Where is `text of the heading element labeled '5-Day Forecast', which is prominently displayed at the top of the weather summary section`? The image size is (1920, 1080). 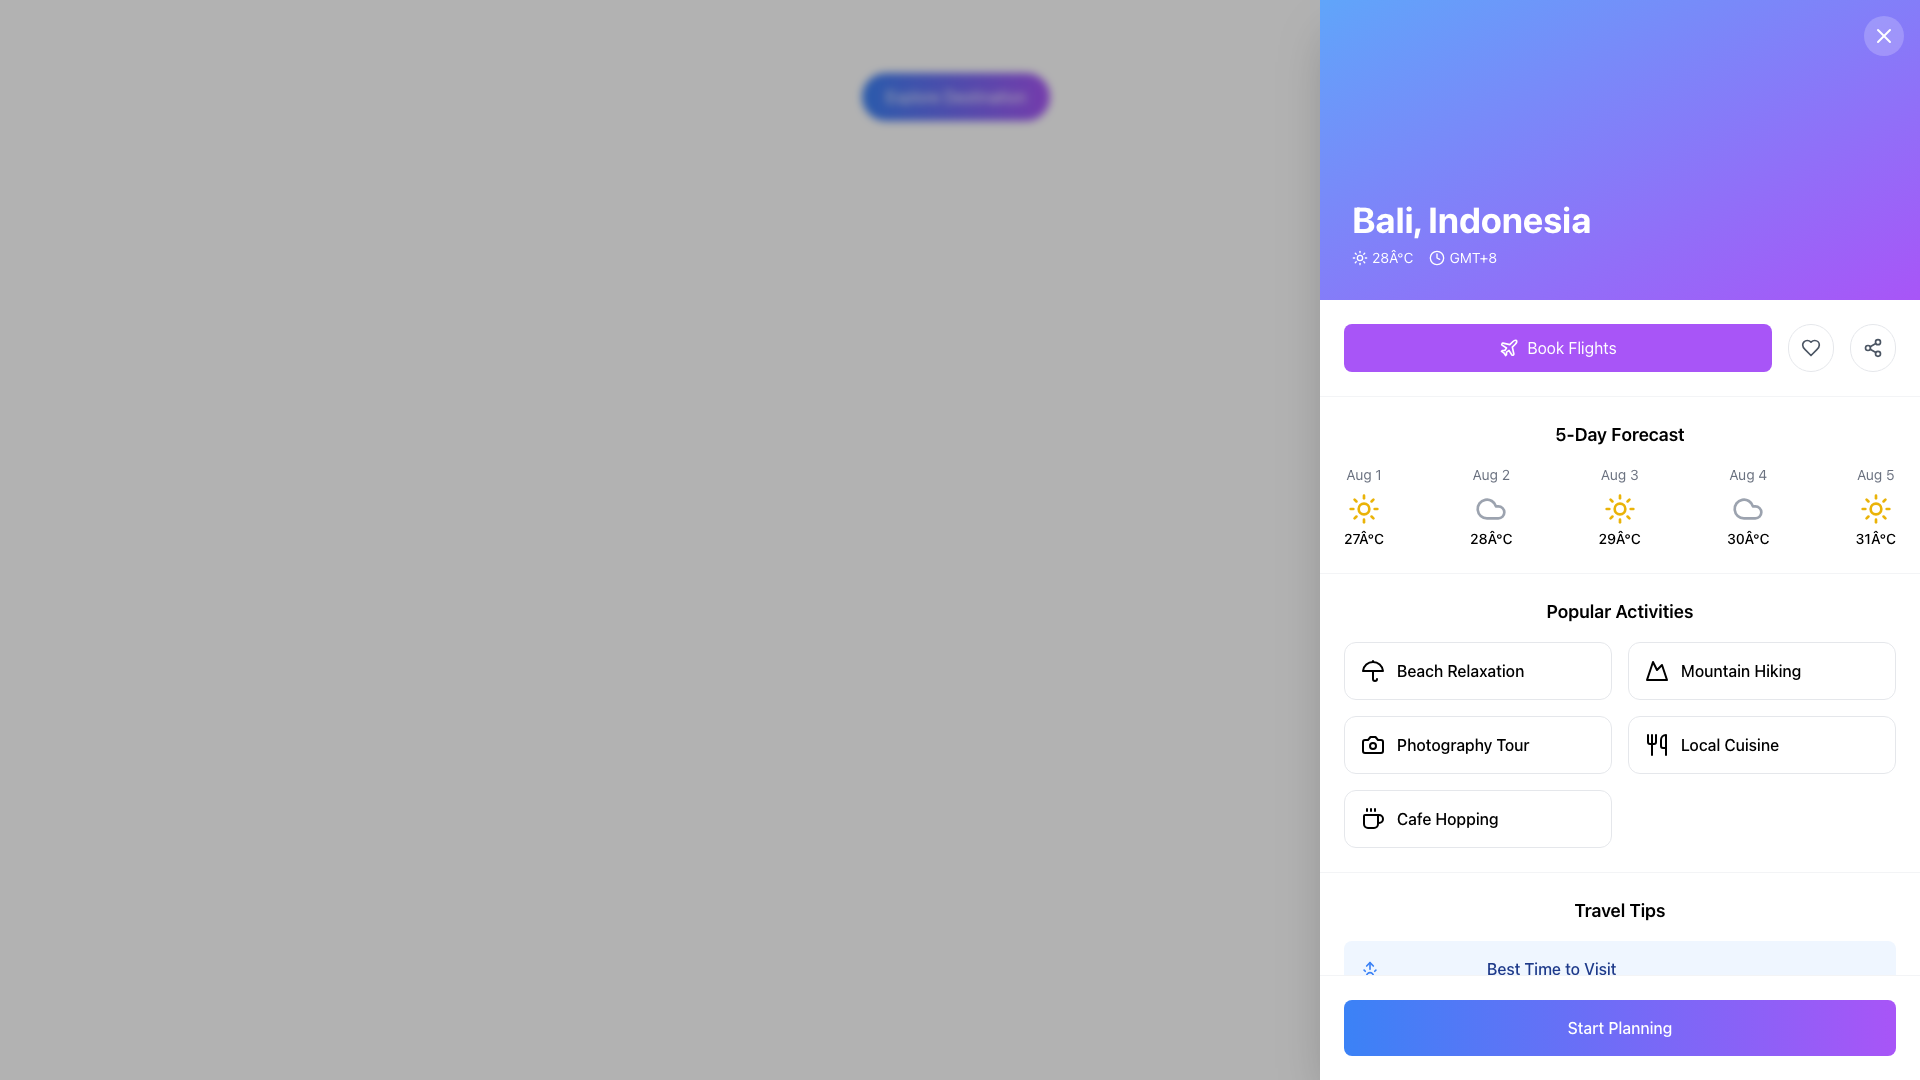
text of the heading element labeled '5-Day Forecast', which is prominently displayed at the top of the weather summary section is located at coordinates (1620, 434).